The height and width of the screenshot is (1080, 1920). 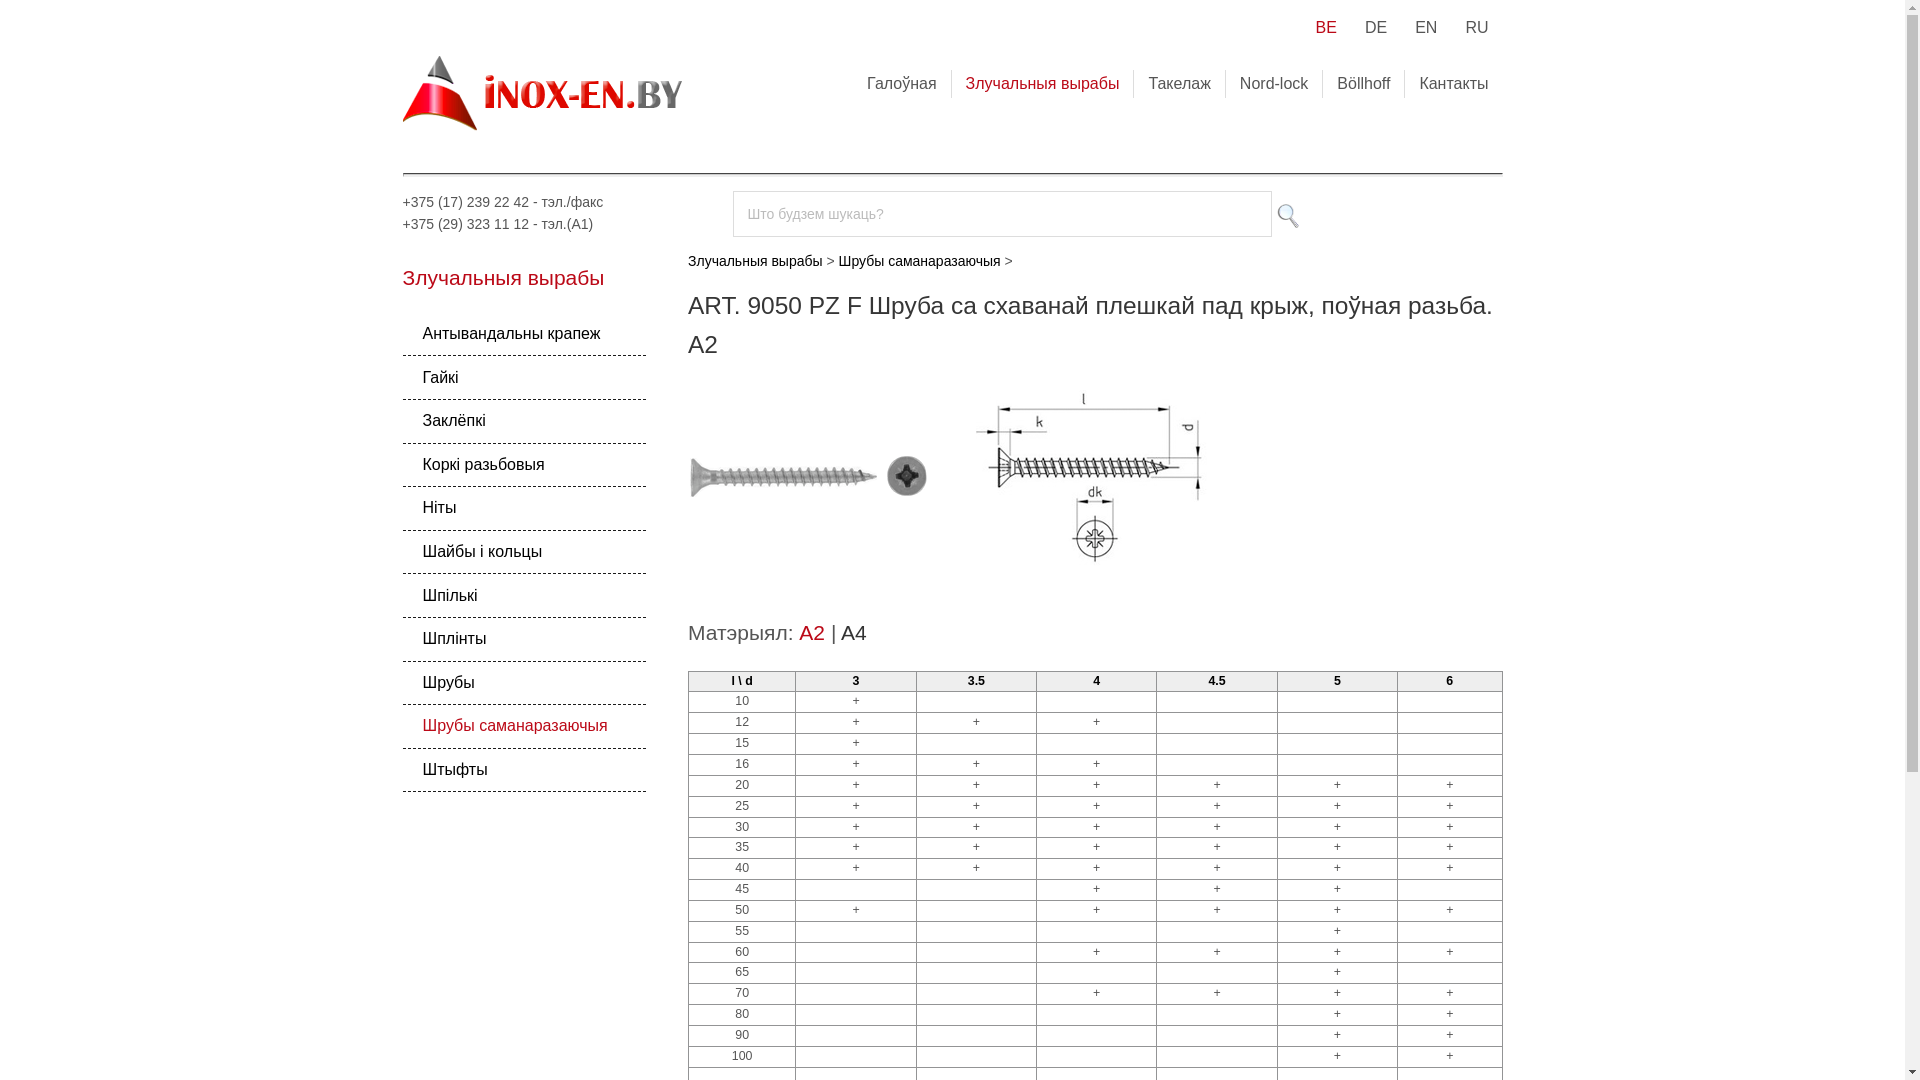 I want to click on 'Nord-lock', so click(x=1272, y=82).